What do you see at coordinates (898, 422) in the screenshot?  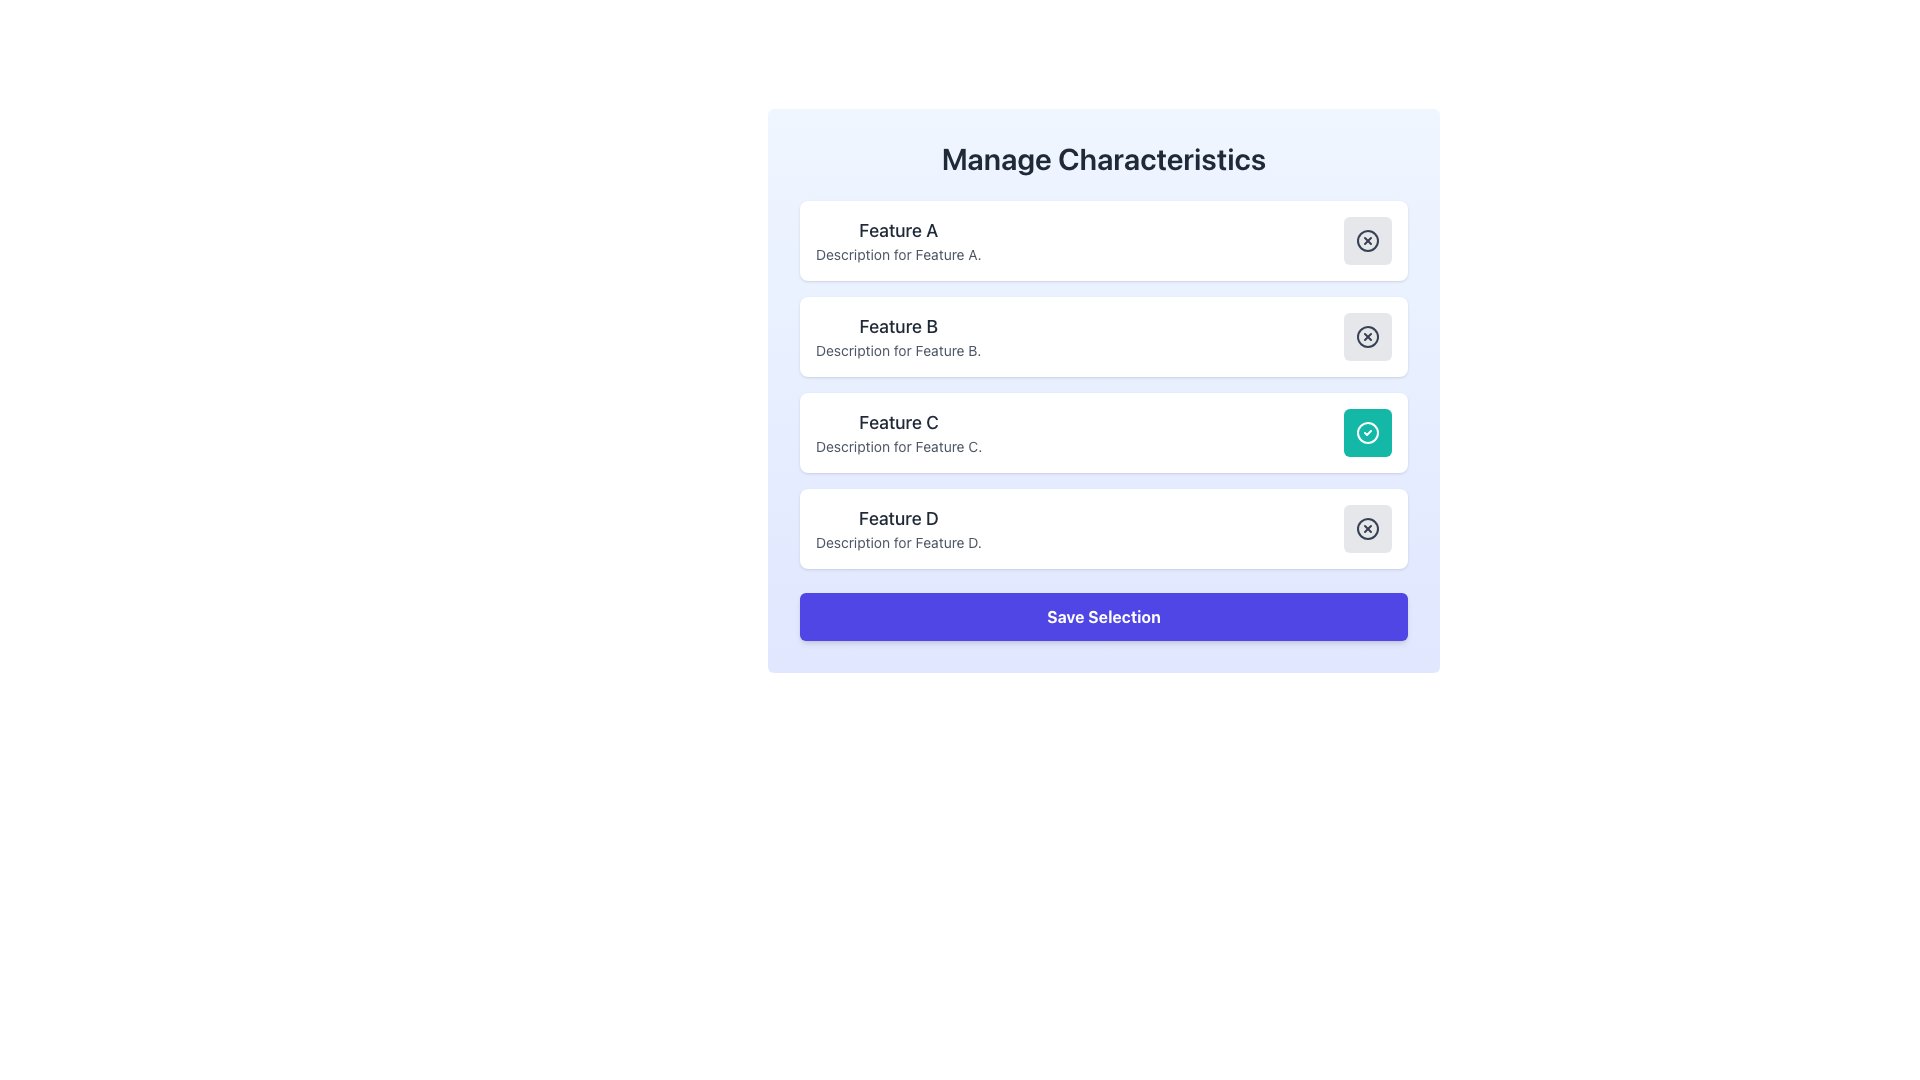 I see `the 'Feature C' text label located in the 'Manage Characteristics' section, which is the third item in the list of features` at bounding box center [898, 422].